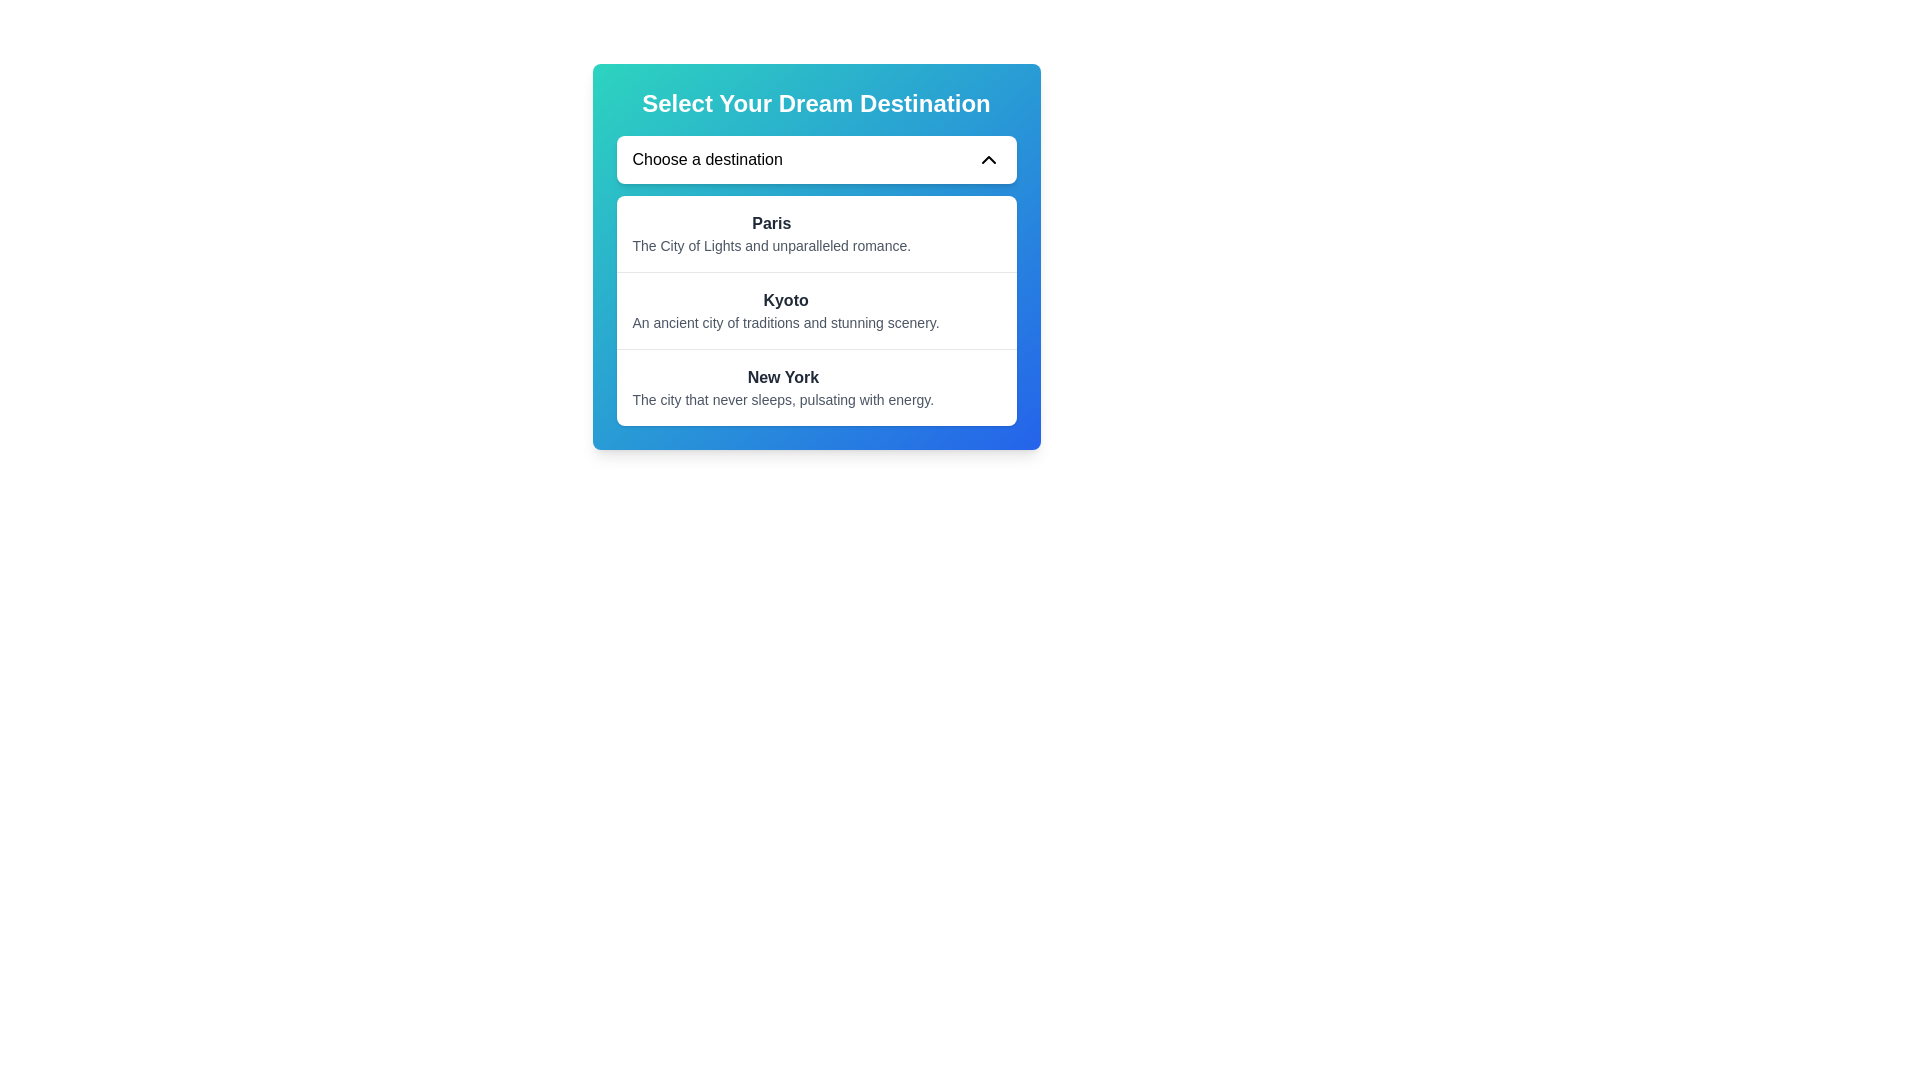 The image size is (1920, 1080). What do you see at coordinates (816, 387) in the screenshot?
I see `the selectable list item titled 'New York', which features a bold title and is the third item in the list under 'Select Your Dream Destination'` at bounding box center [816, 387].